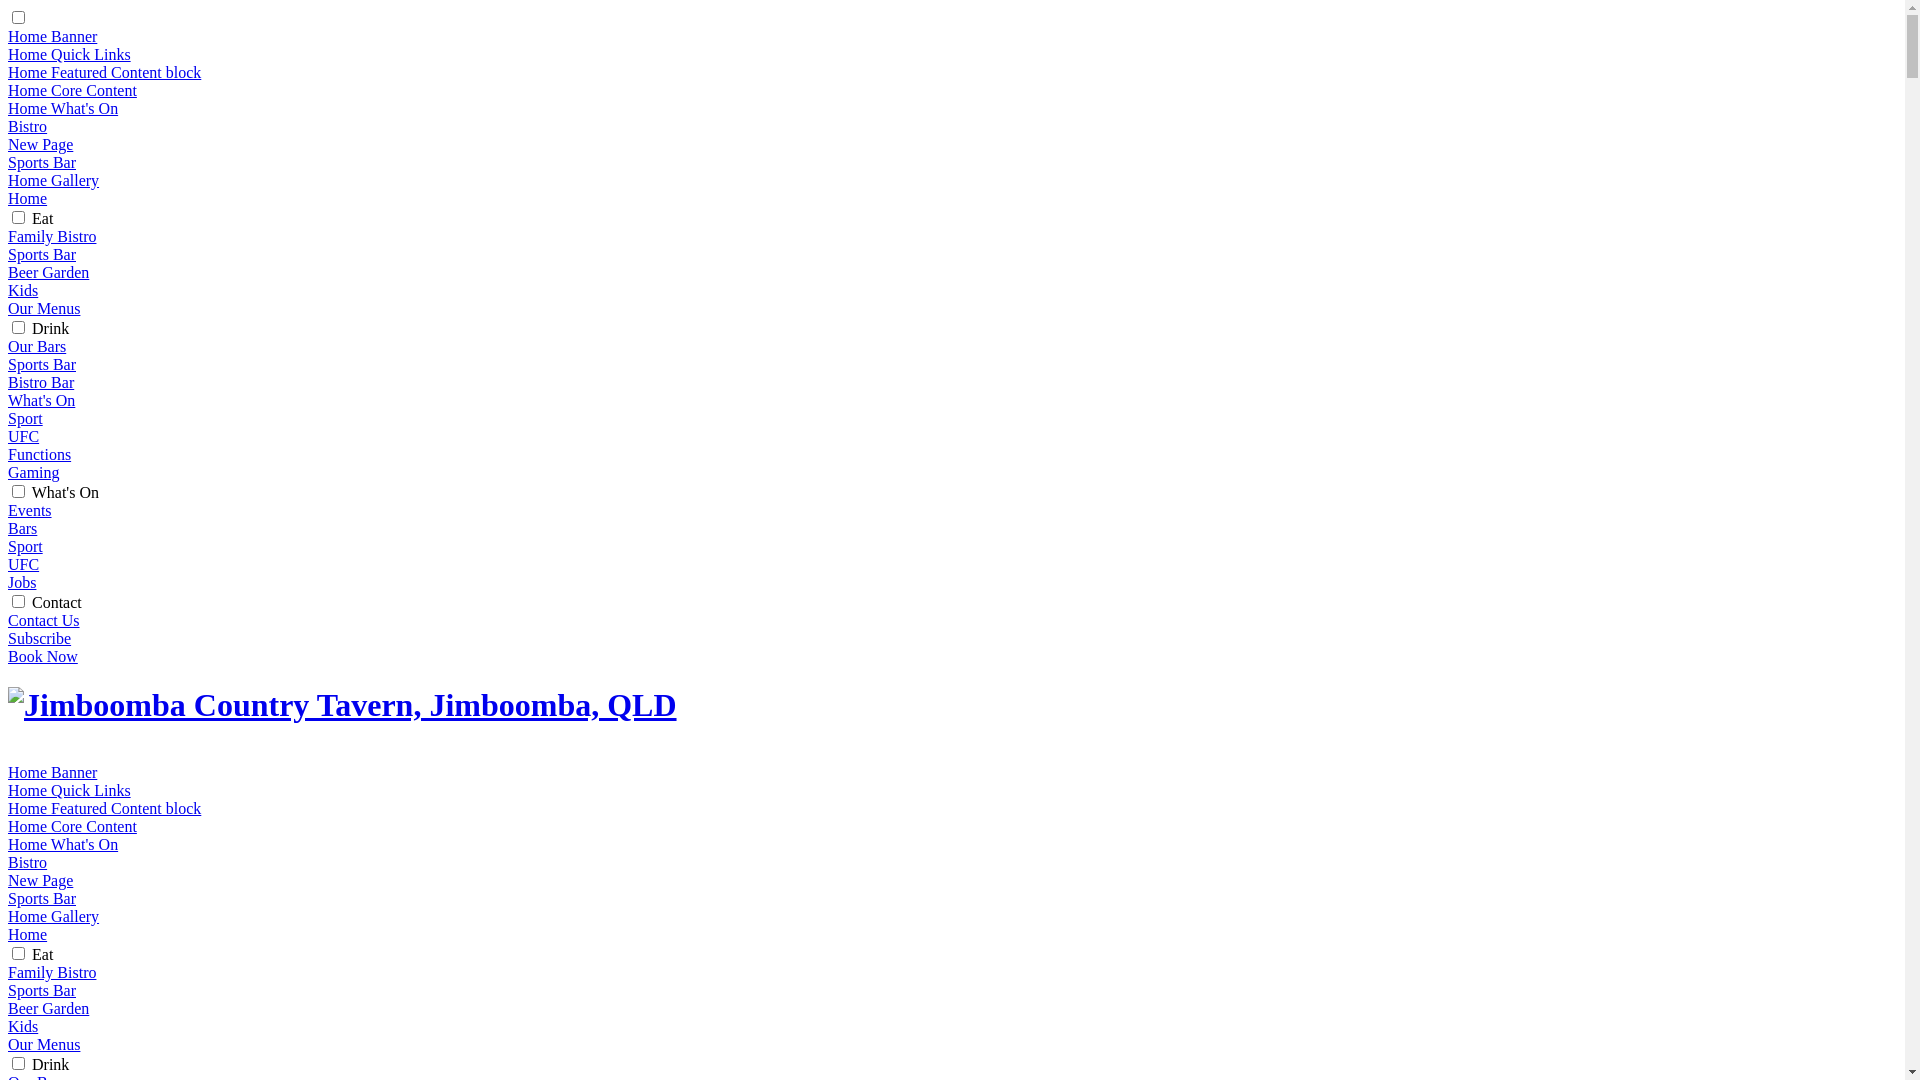  I want to click on 'Home Banner', so click(52, 36).